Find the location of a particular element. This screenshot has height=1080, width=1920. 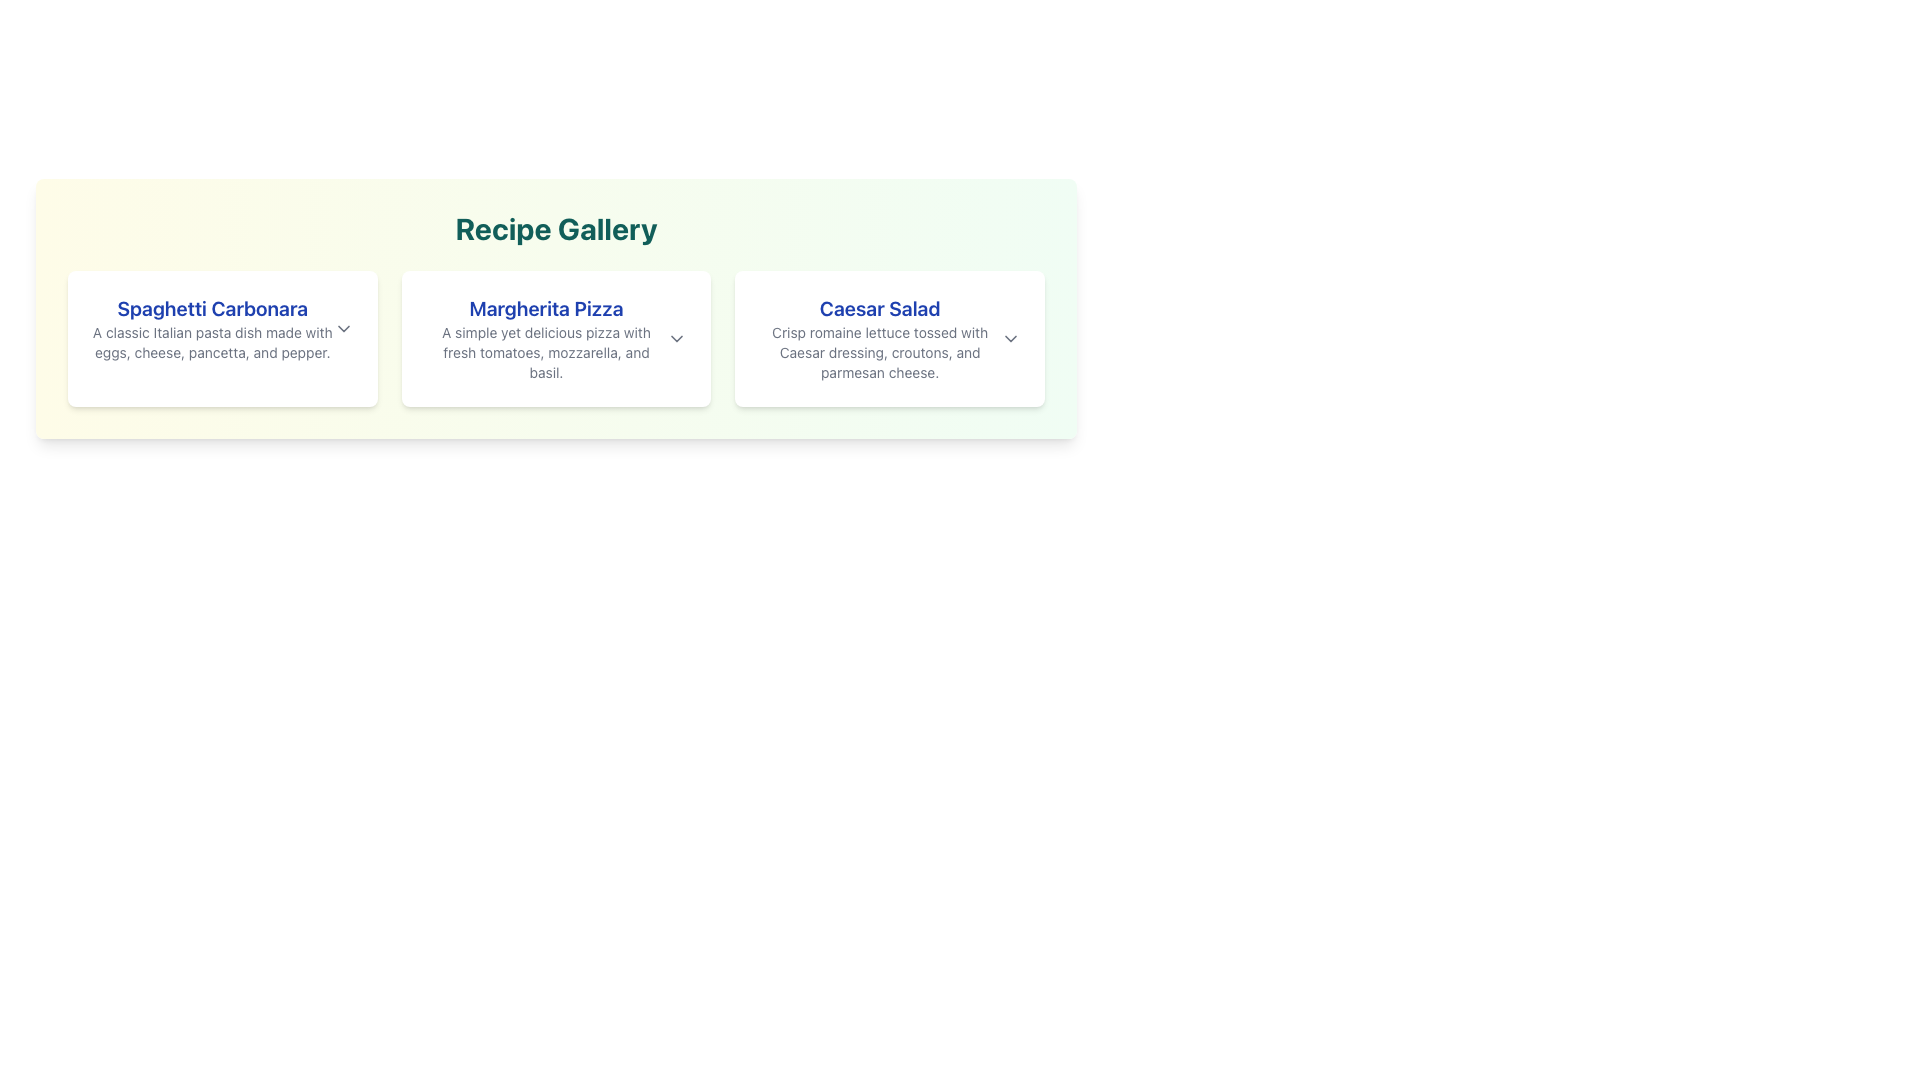

the label titled 'Spaghetti Carbonara' which features a bold, larger, blue text title and a smaller, gray text description, located in the top-left region of the 'Recipe Gallery' card grid is located at coordinates (212, 327).